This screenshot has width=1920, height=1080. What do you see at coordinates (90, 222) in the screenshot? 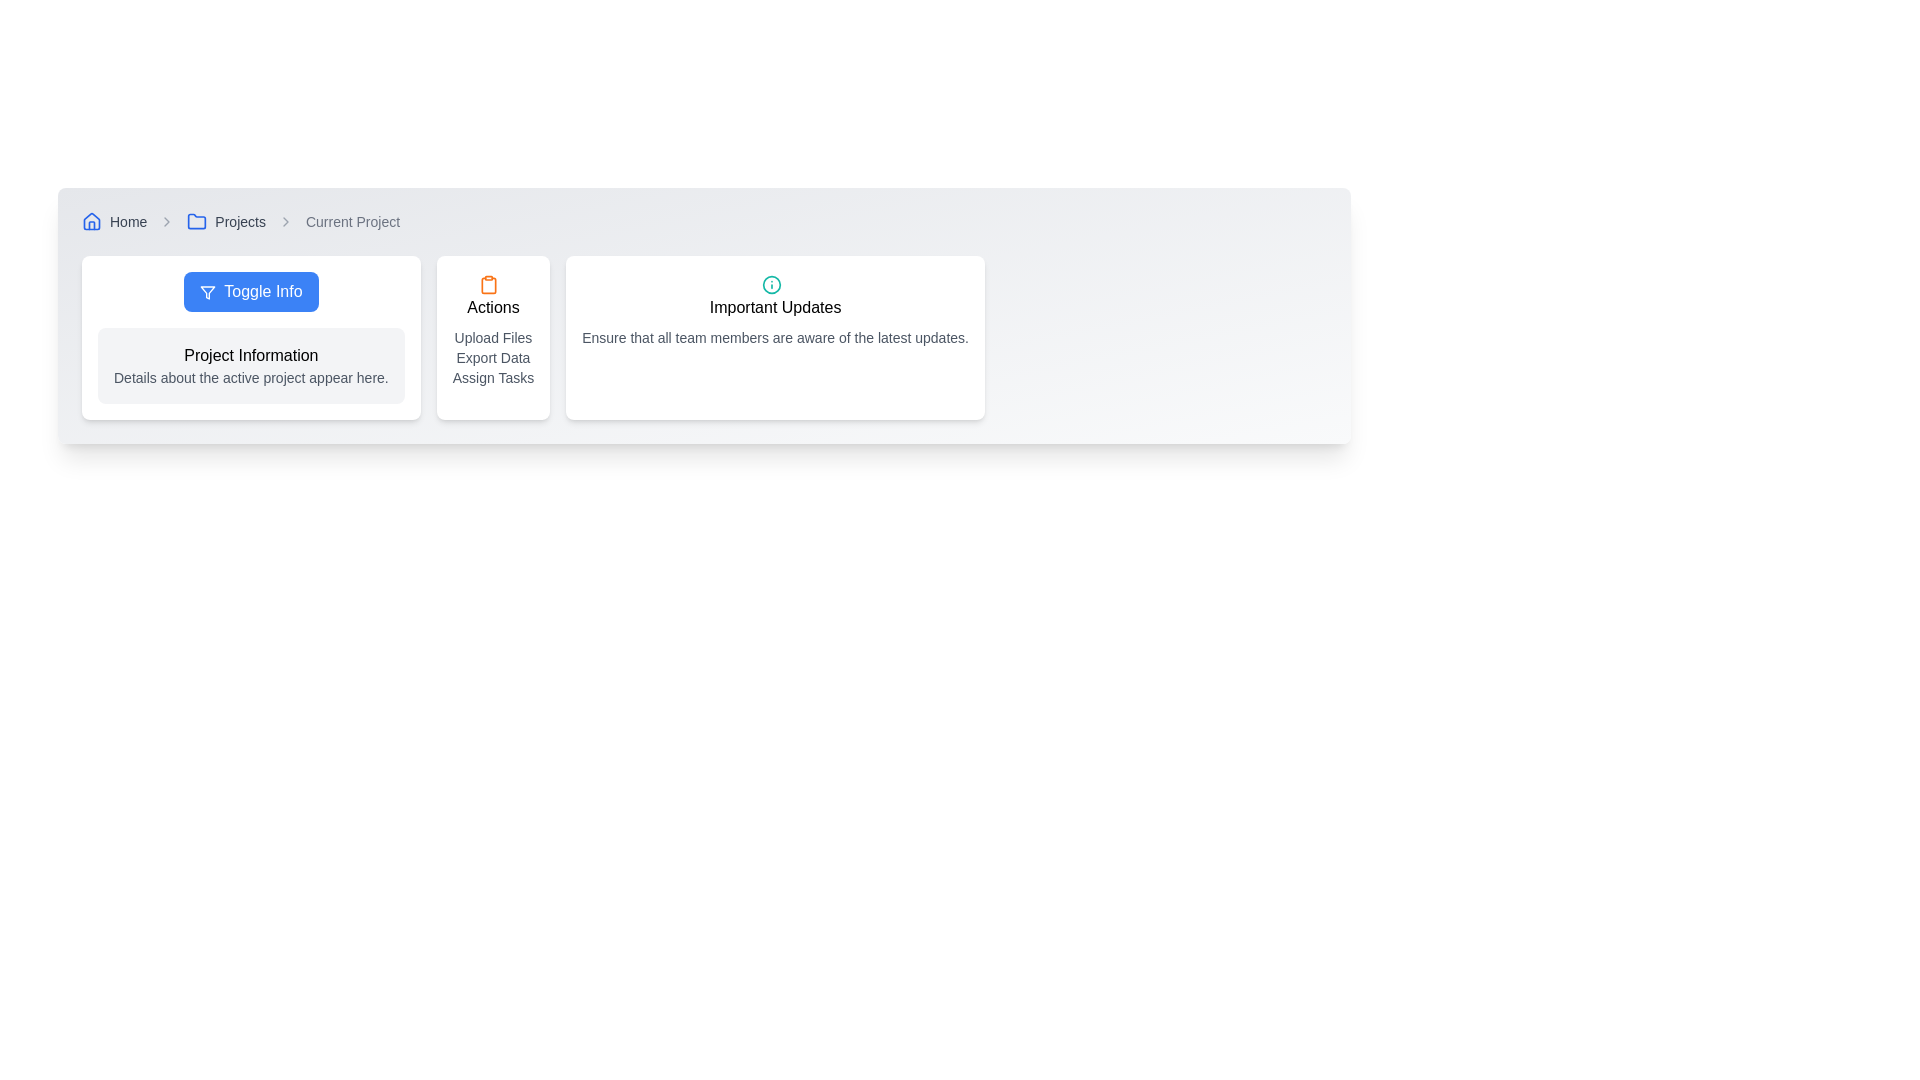
I see `the 'Home' icon located in the breadcrumb navigation bar, which serves as a visual identifier for the 'Home' link` at bounding box center [90, 222].